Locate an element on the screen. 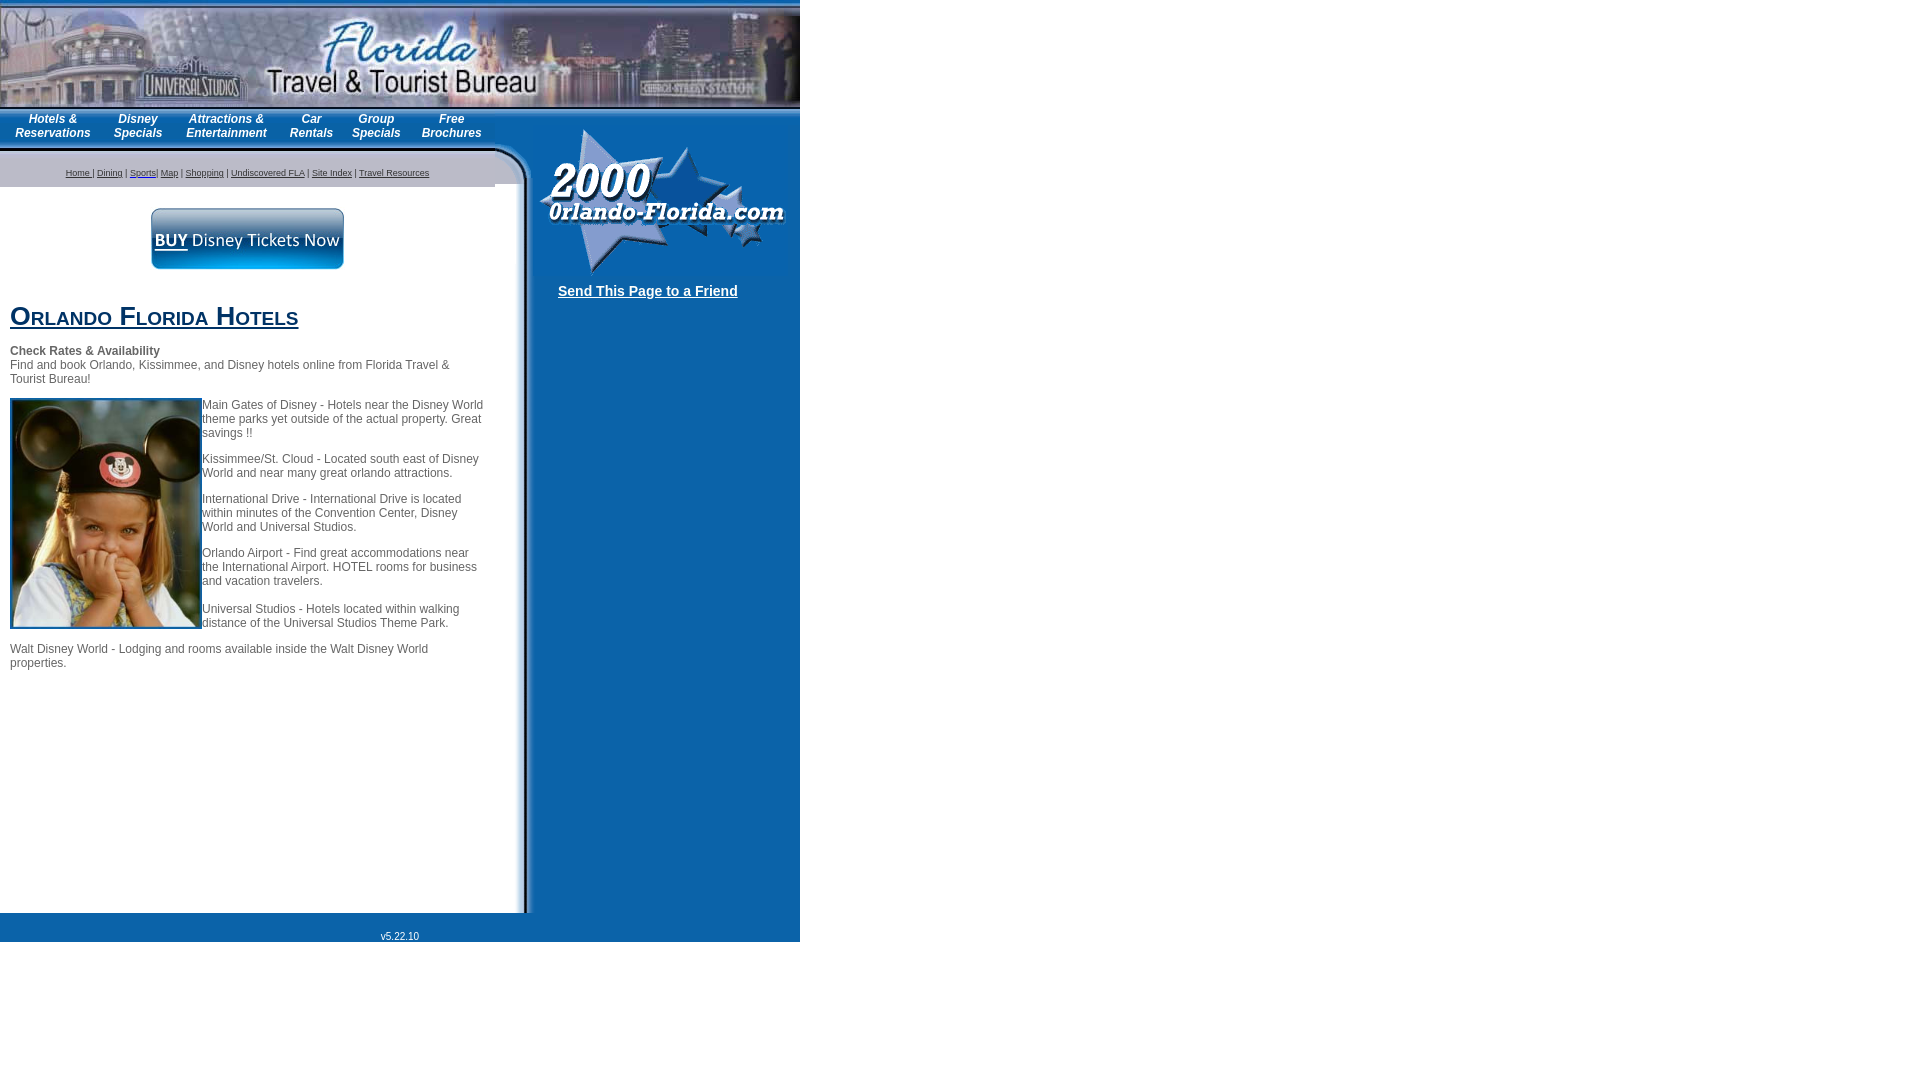  'Map' is located at coordinates (169, 172).